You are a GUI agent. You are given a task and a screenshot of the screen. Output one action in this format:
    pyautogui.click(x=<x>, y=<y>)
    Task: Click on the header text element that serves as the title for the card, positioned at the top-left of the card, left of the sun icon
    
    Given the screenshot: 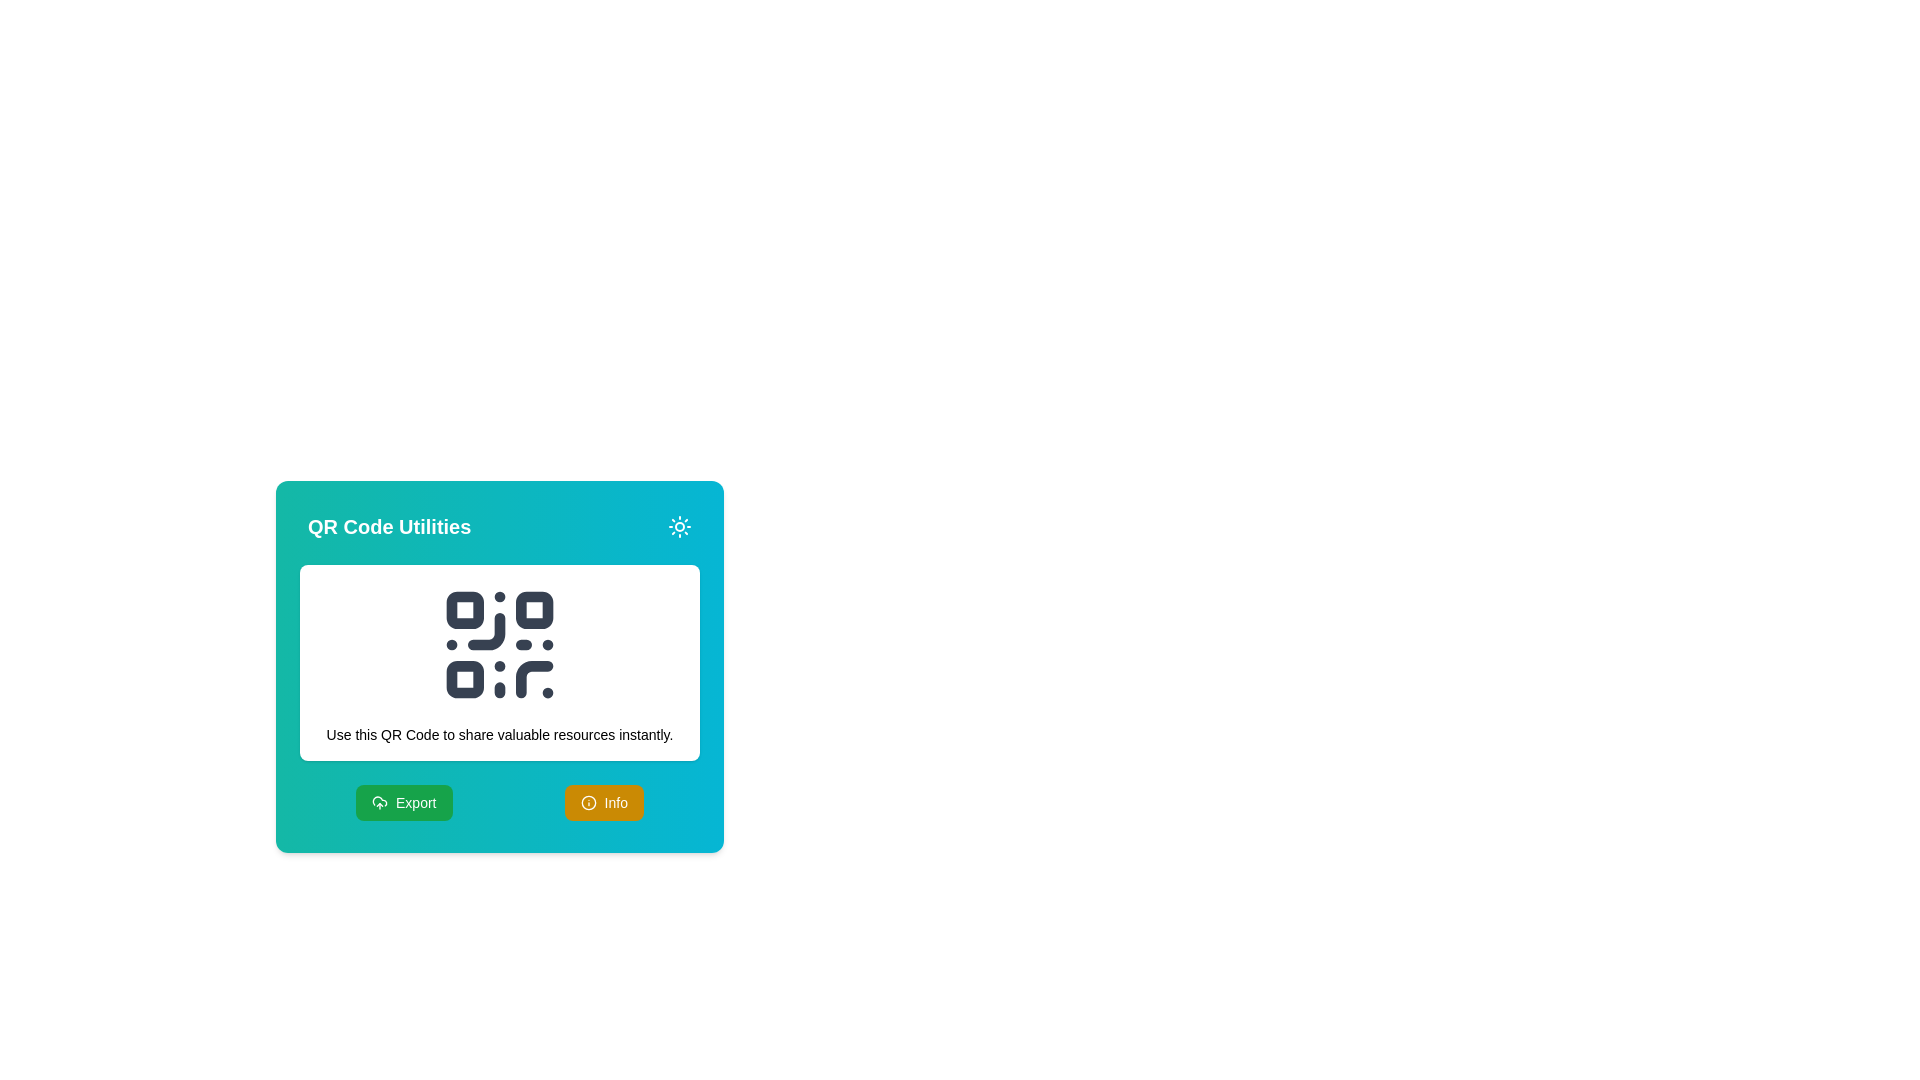 What is the action you would take?
    pyautogui.click(x=389, y=526)
    